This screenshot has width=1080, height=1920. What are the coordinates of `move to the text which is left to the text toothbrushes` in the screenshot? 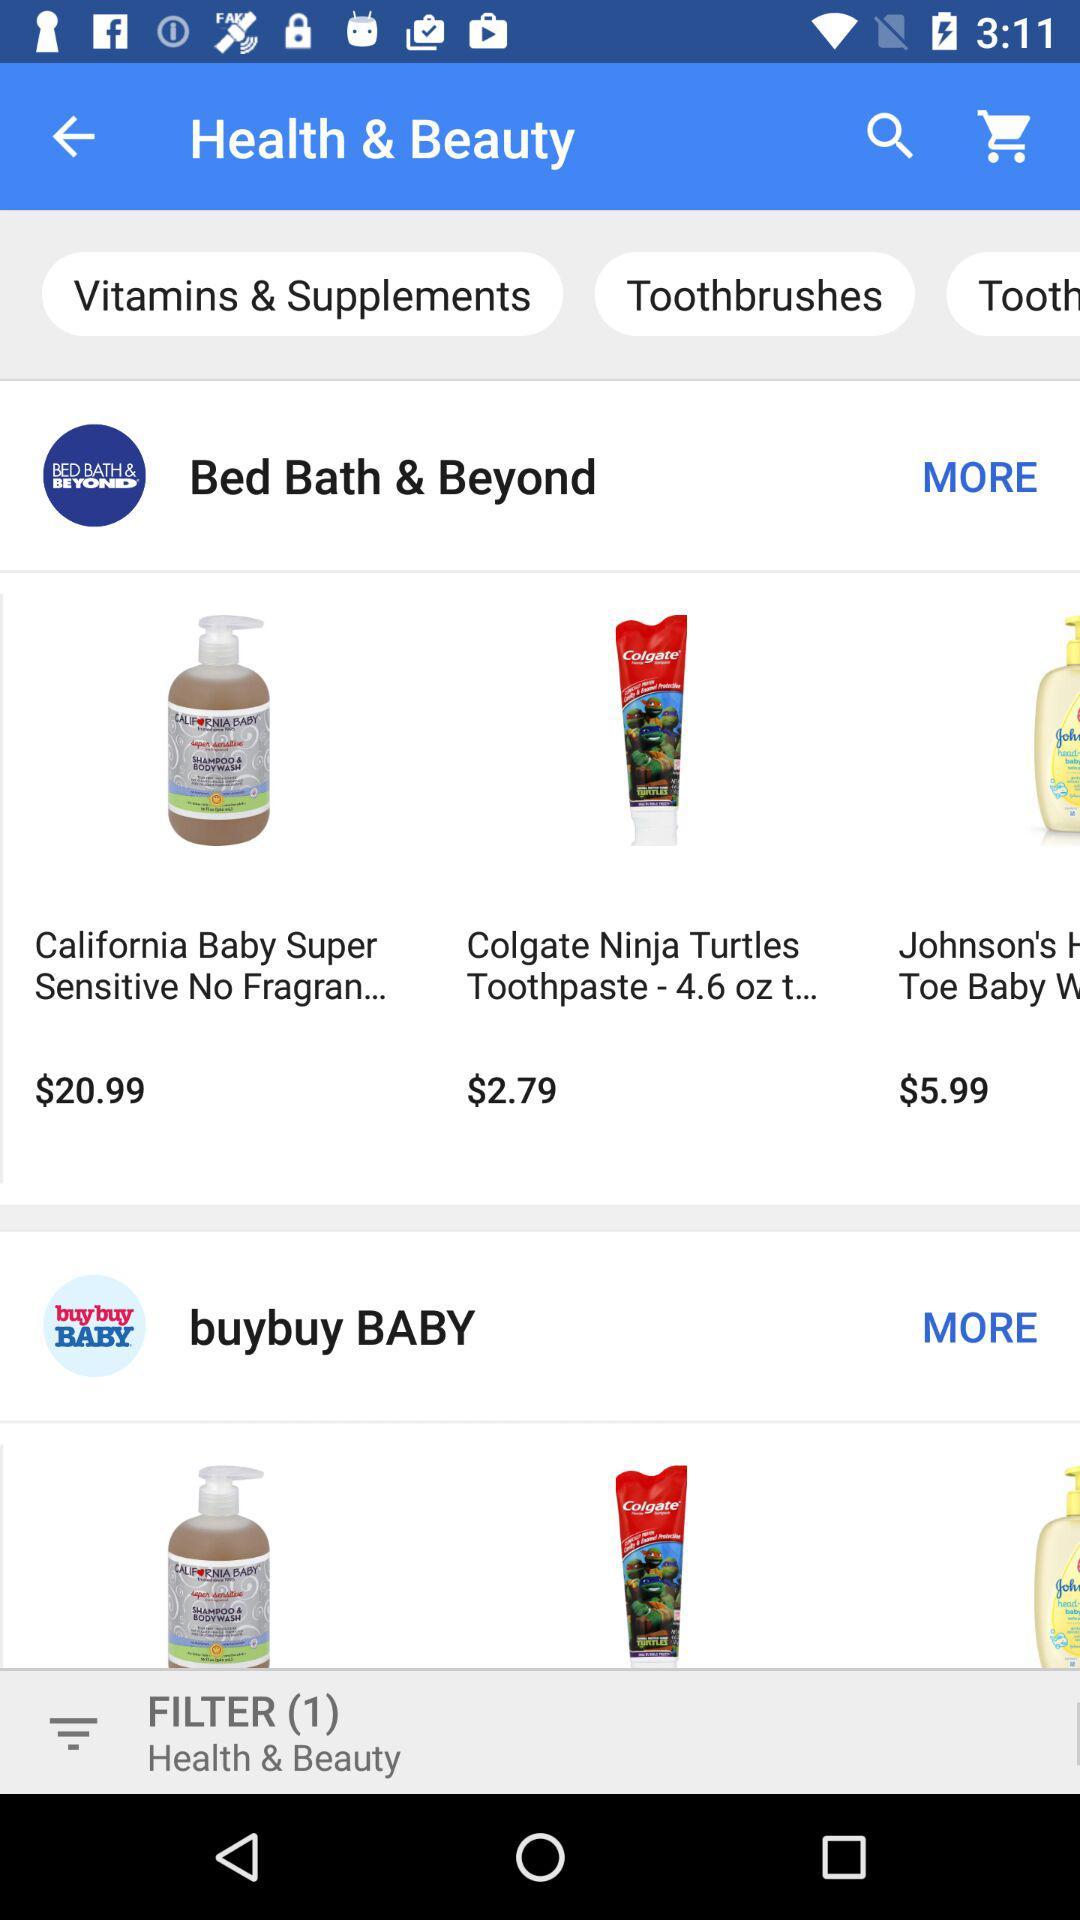 It's located at (302, 292).